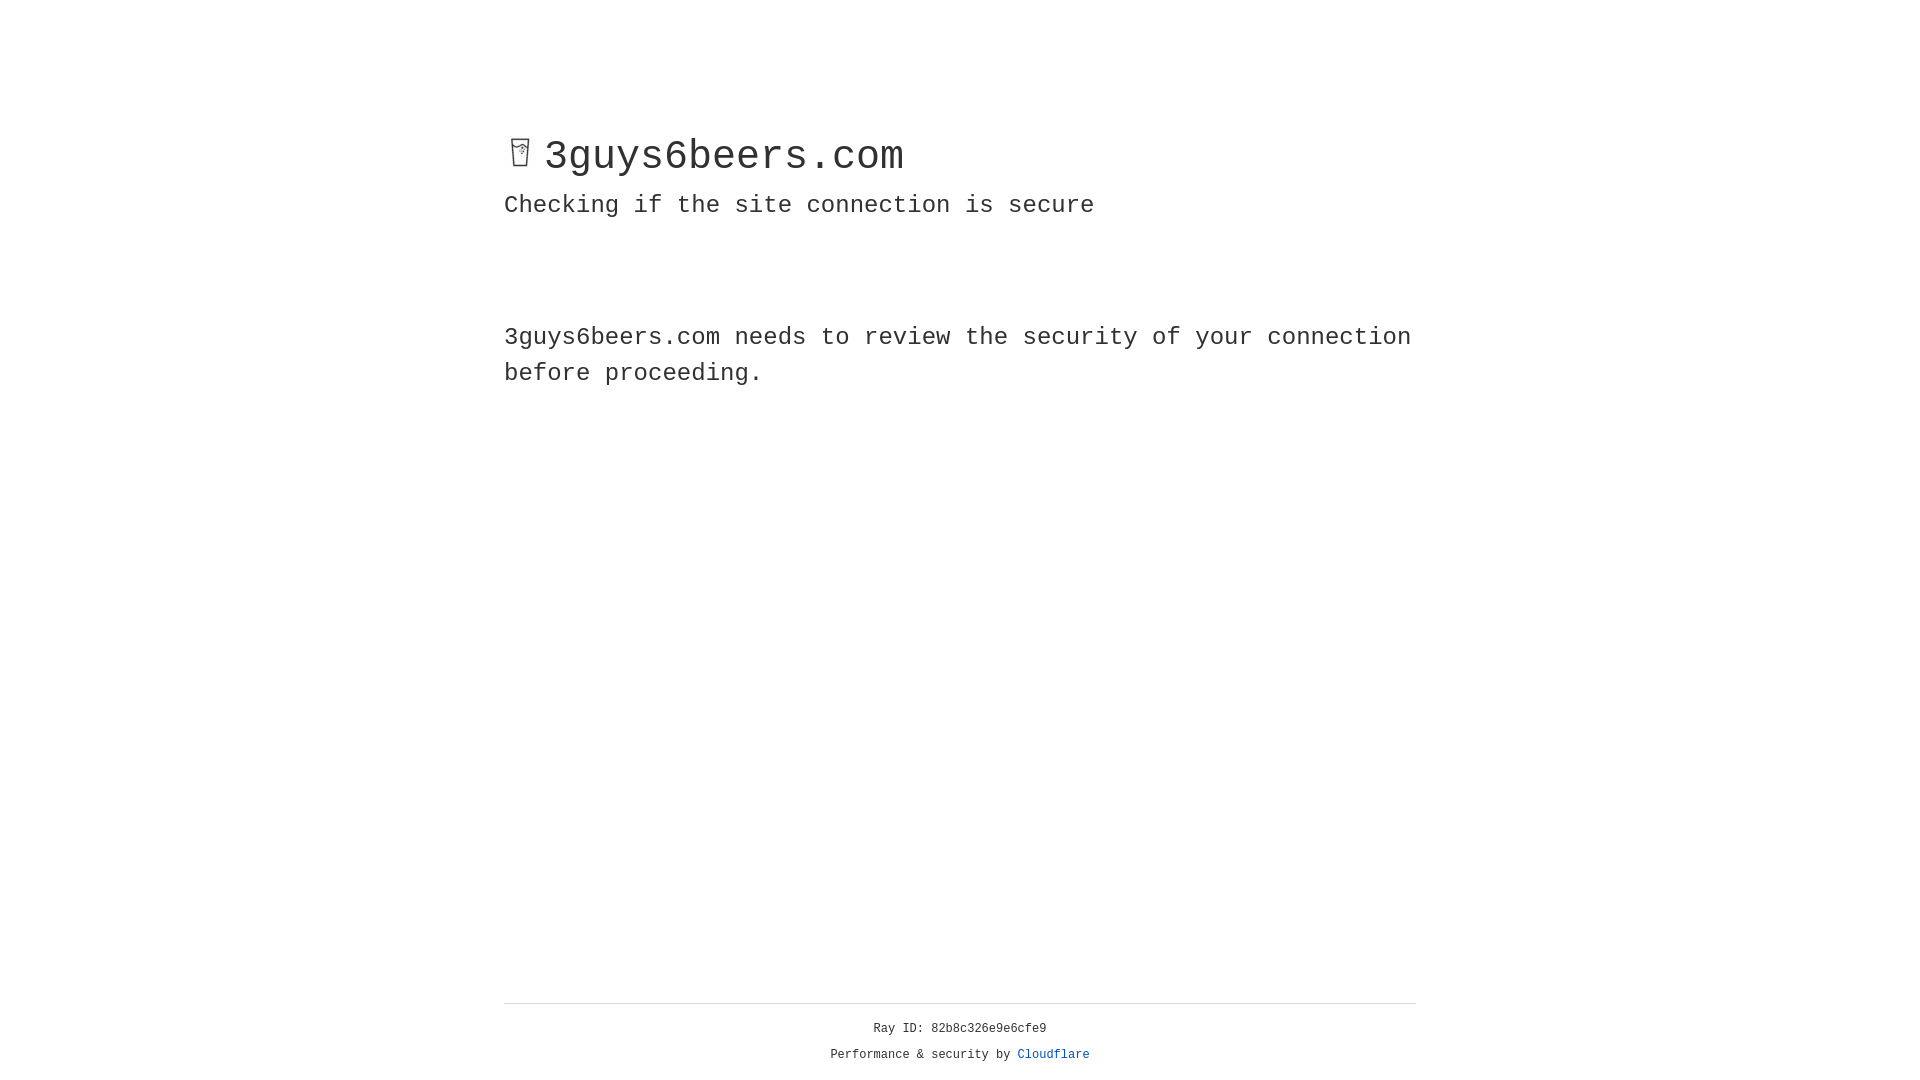 The image size is (1920, 1080). I want to click on 'Cloudflare', so click(1017, 1054).